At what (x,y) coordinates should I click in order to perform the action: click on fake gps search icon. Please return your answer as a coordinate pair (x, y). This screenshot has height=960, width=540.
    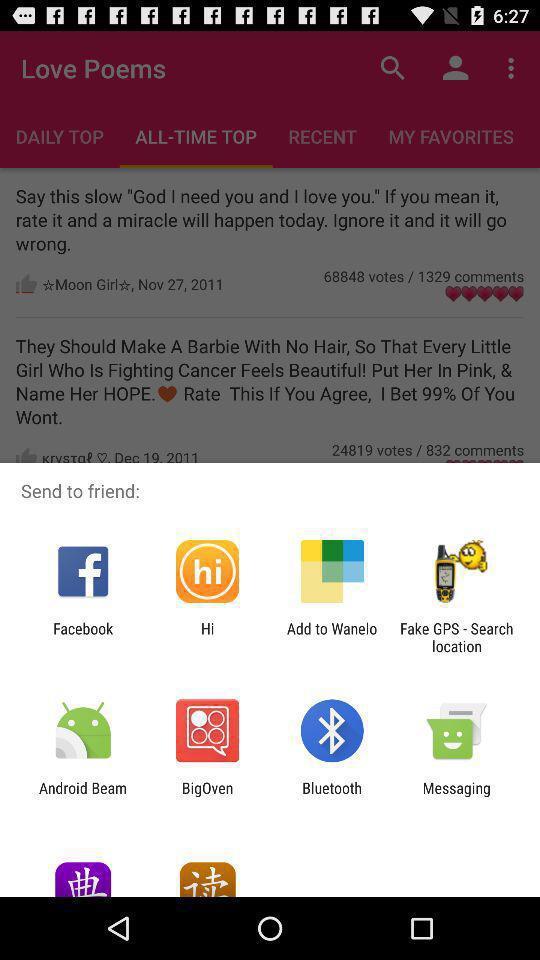
    Looking at the image, I should click on (456, 636).